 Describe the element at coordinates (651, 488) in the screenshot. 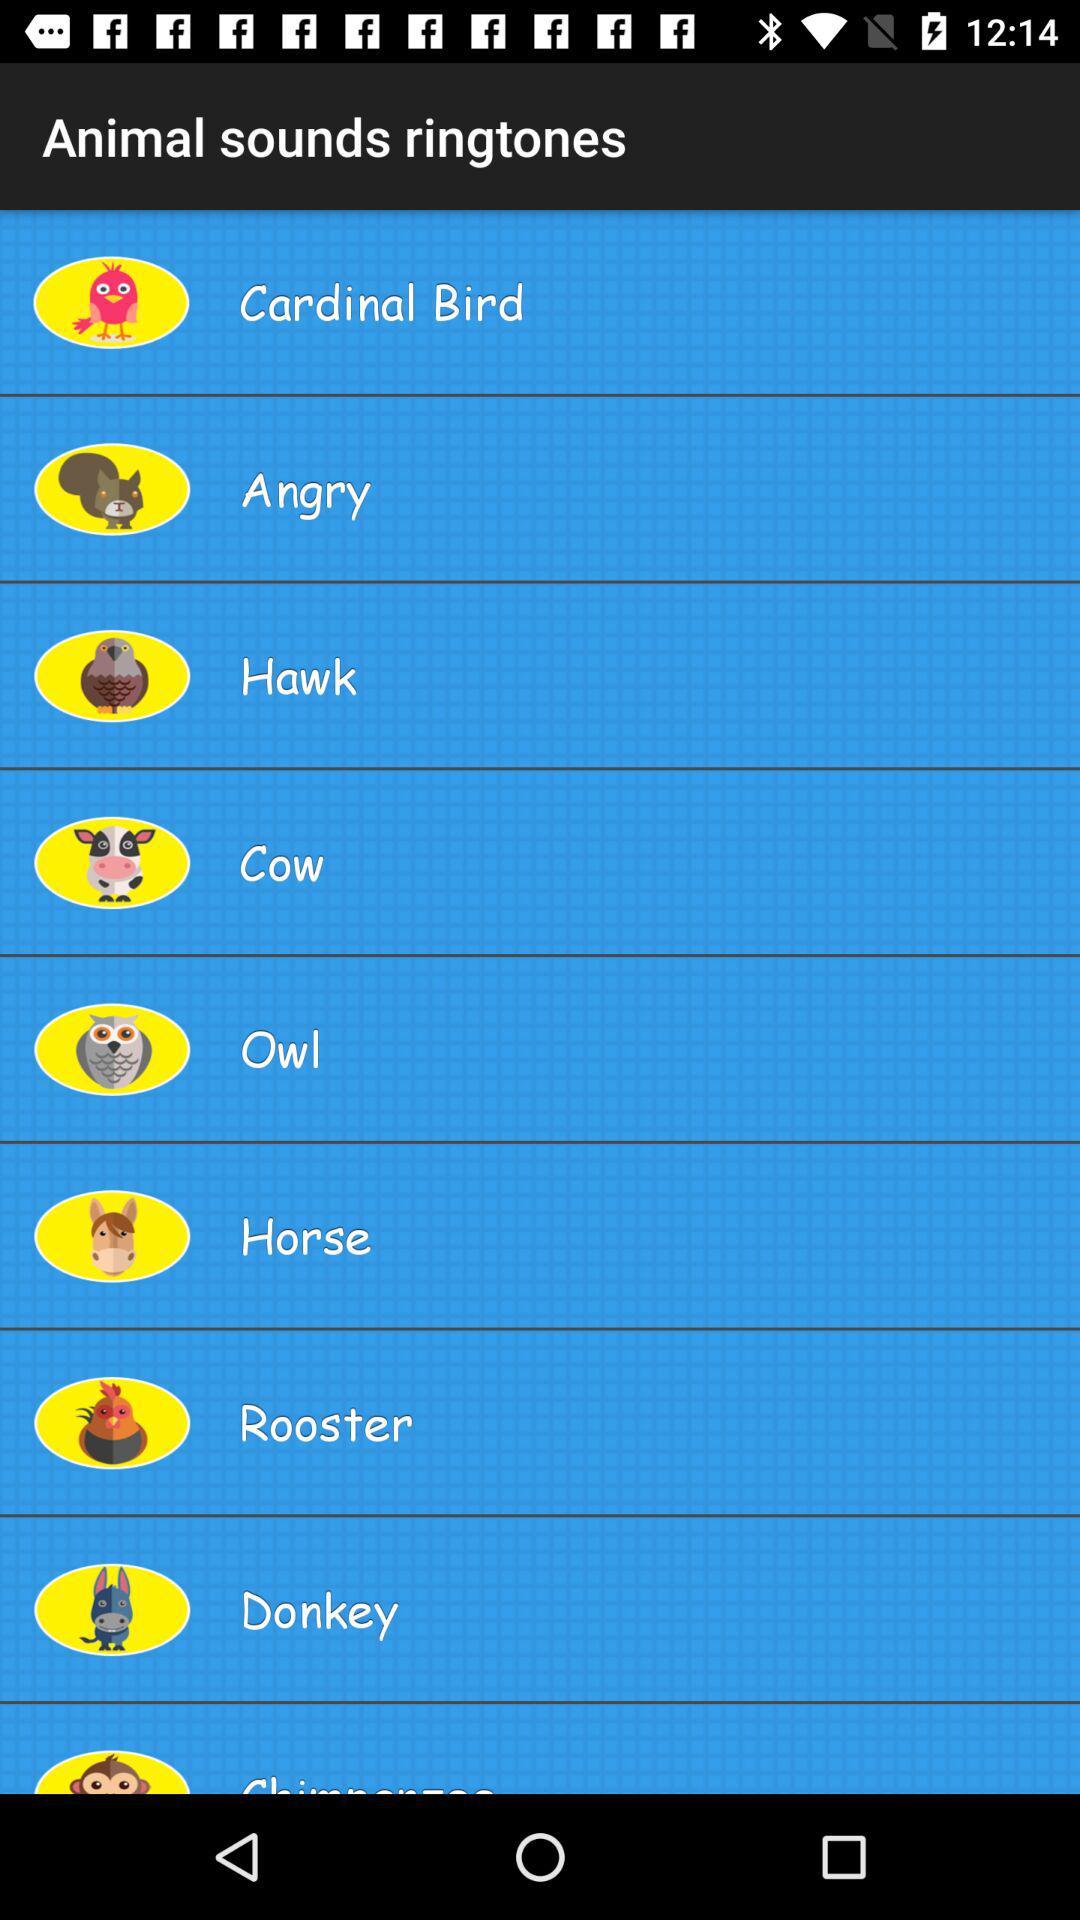

I see `the angry` at that location.